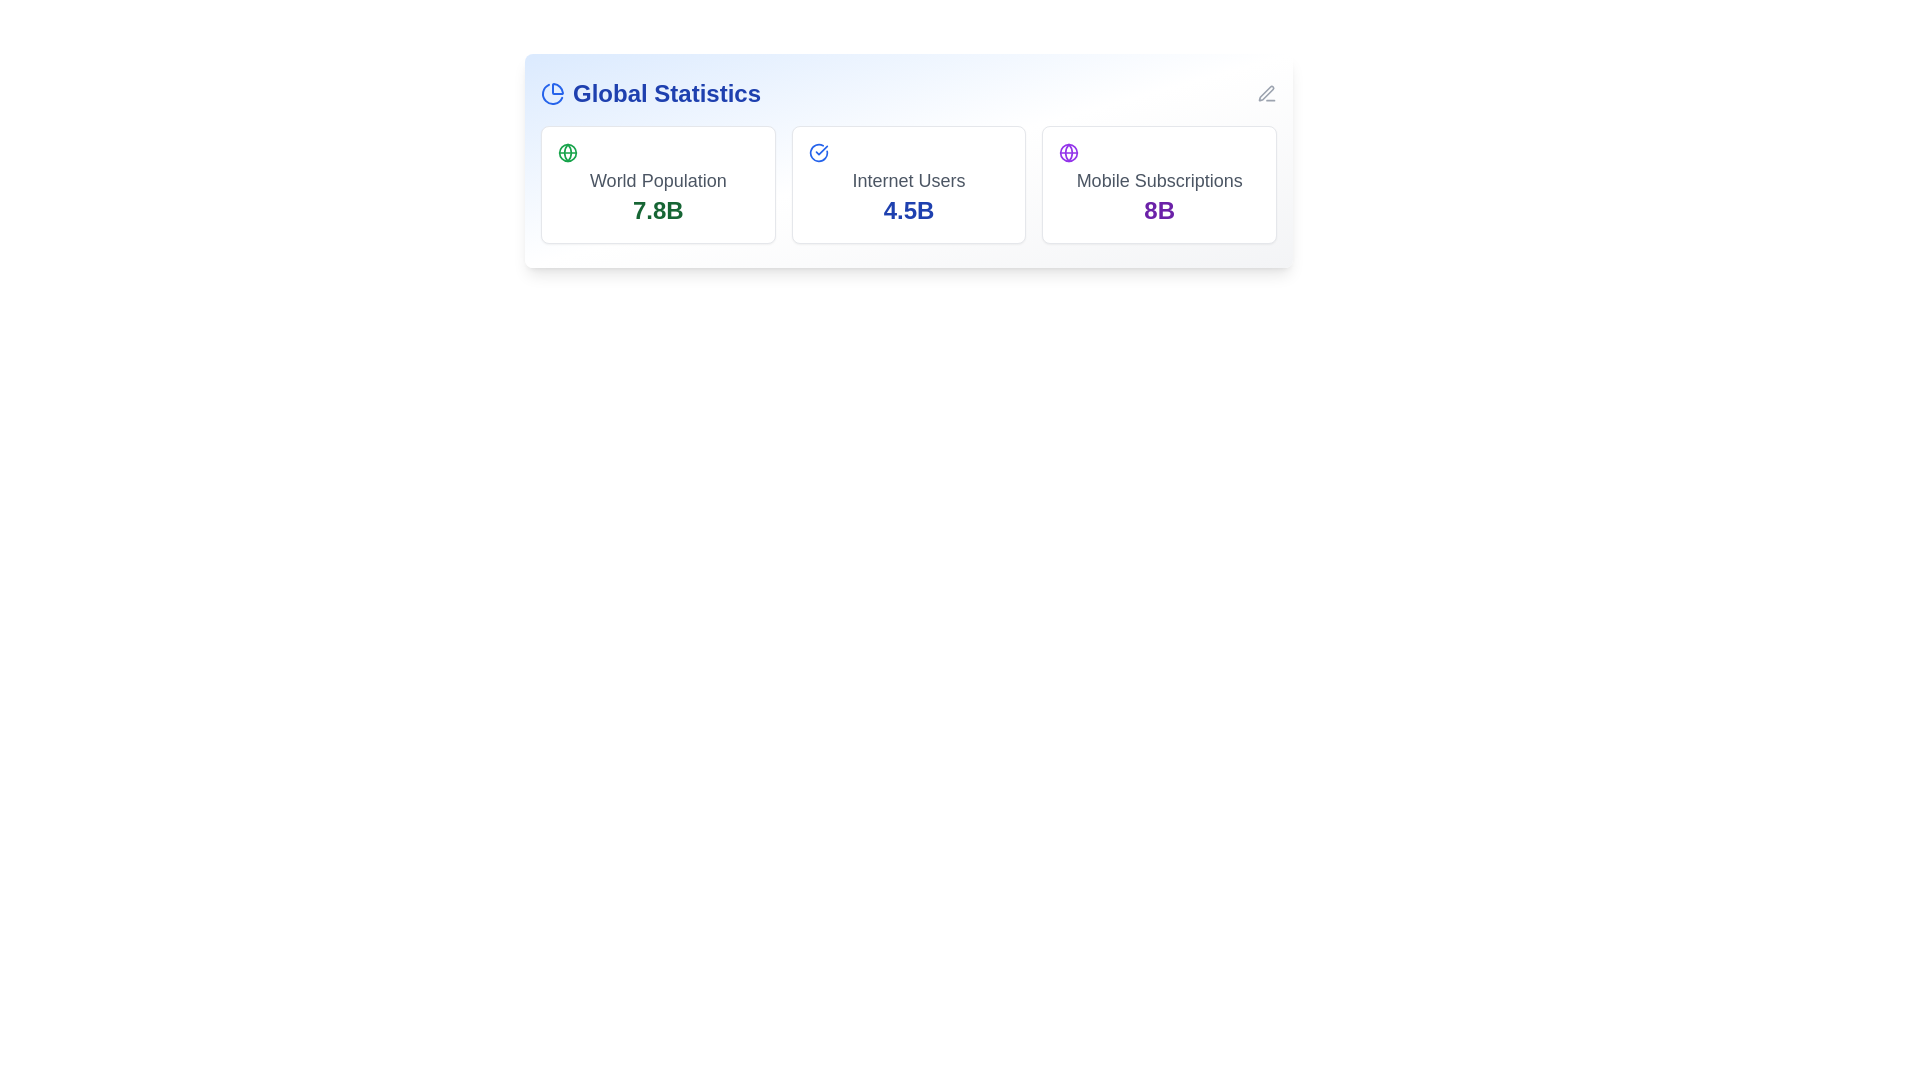 The width and height of the screenshot is (1920, 1080). I want to click on the 'Internet Users' information card that features a blue checkmark icon and displays '4.5B' in bold blue font, so click(907, 185).